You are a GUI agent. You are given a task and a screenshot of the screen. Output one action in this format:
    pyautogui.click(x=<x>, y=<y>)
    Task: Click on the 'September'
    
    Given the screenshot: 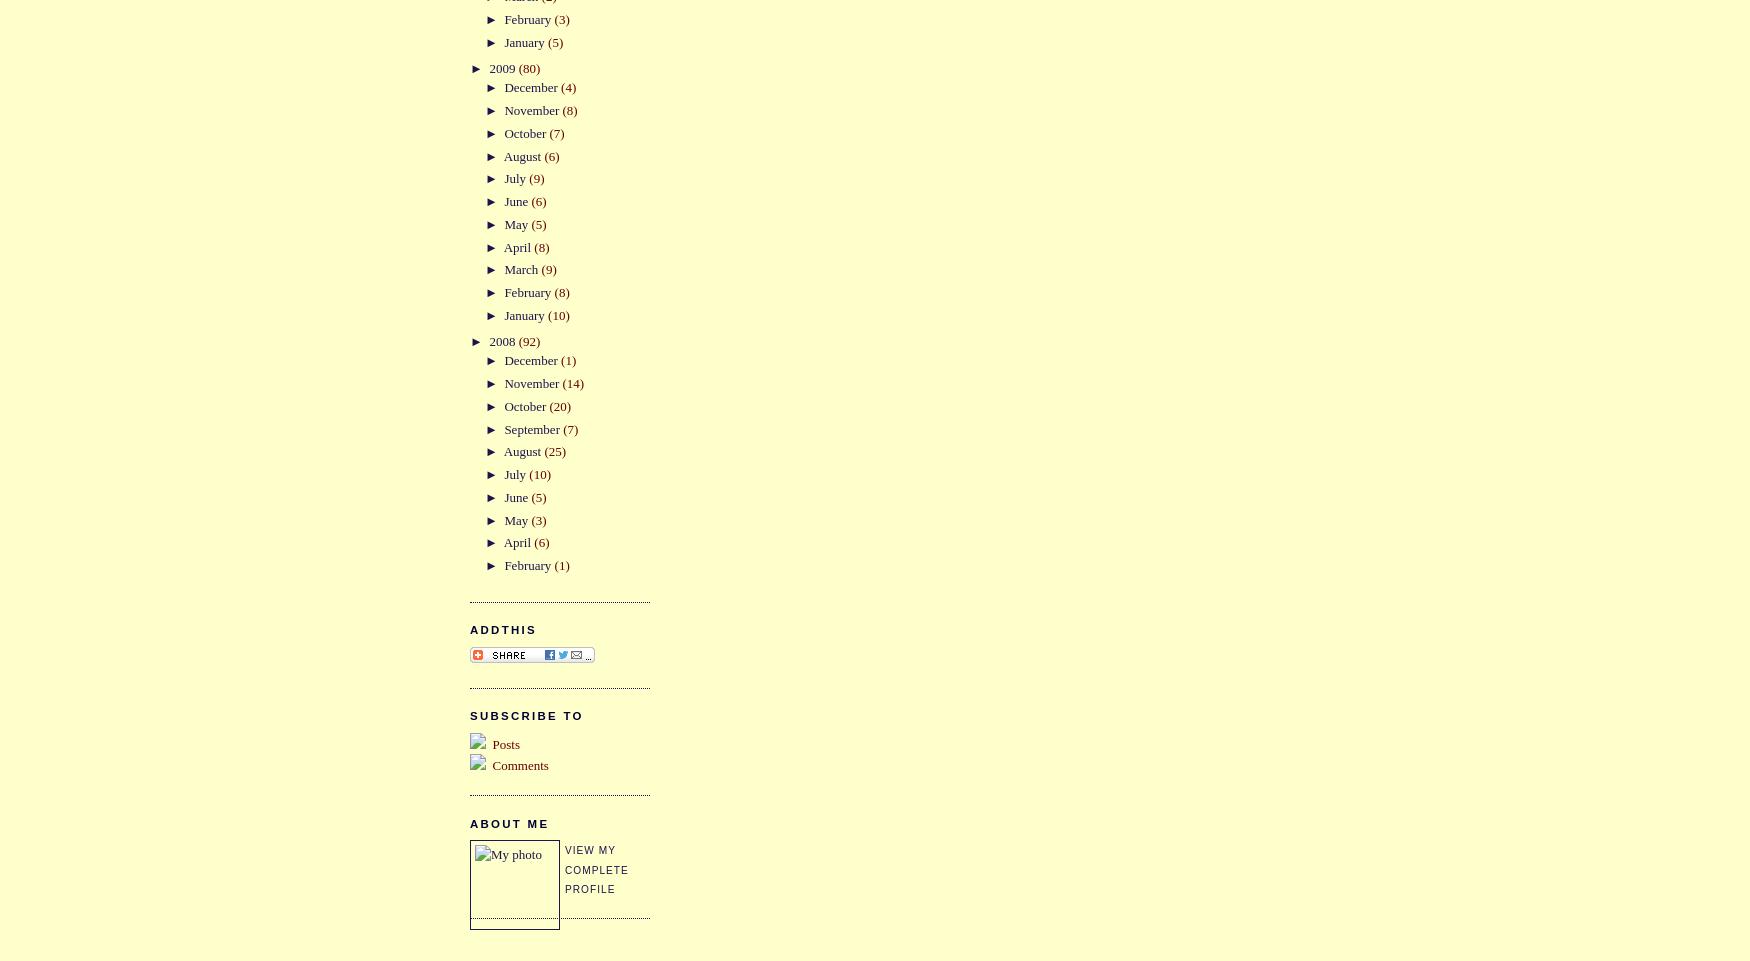 What is the action you would take?
    pyautogui.click(x=502, y=427)
    